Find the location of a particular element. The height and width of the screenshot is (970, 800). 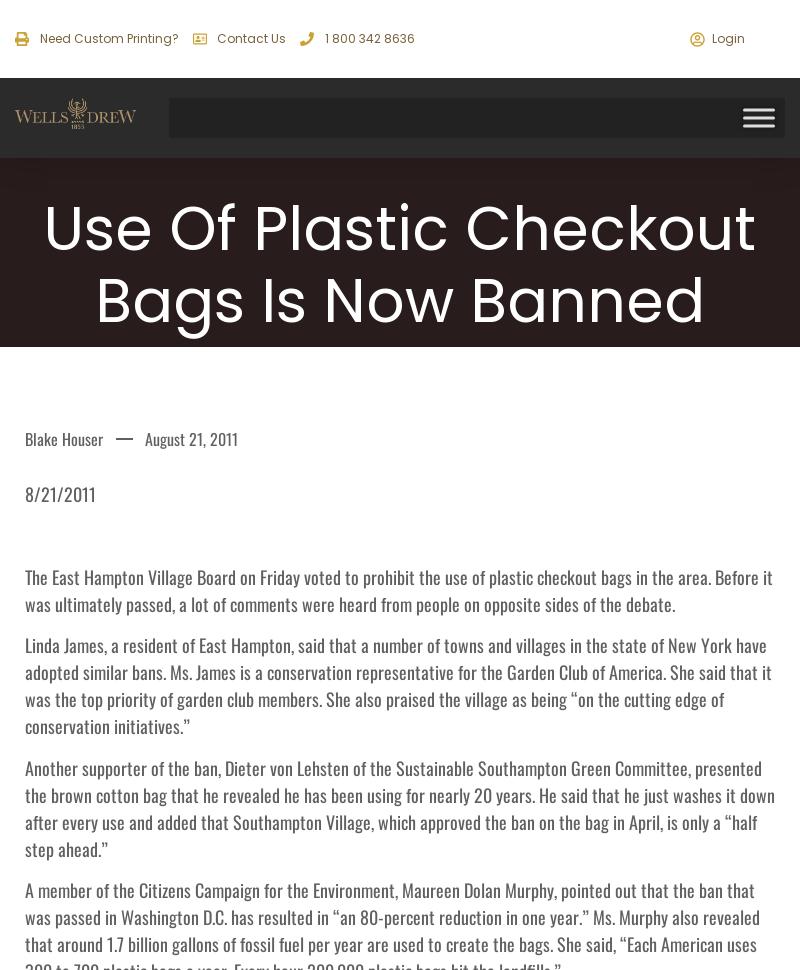

'Login' is located at coordinates (727, 38).